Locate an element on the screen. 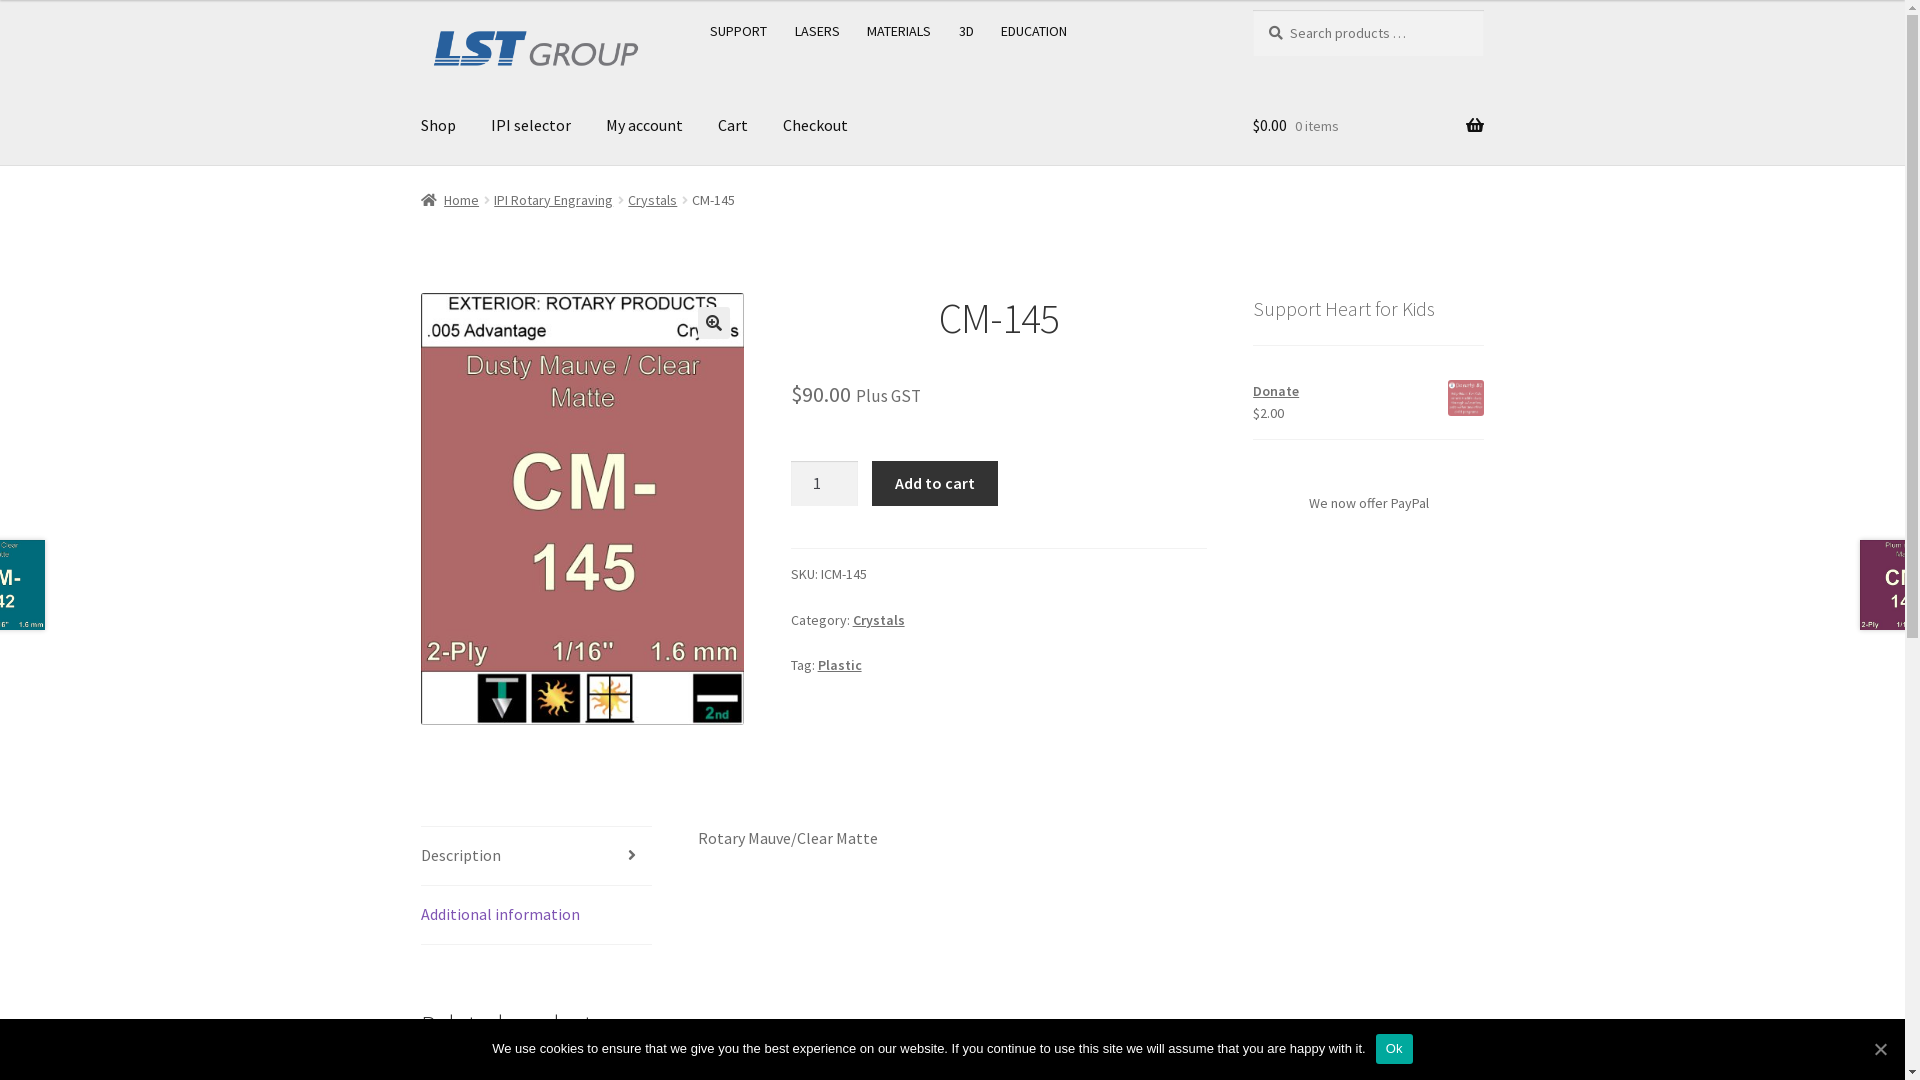  'Skip to navigation' is located at coordinates (419, 9).